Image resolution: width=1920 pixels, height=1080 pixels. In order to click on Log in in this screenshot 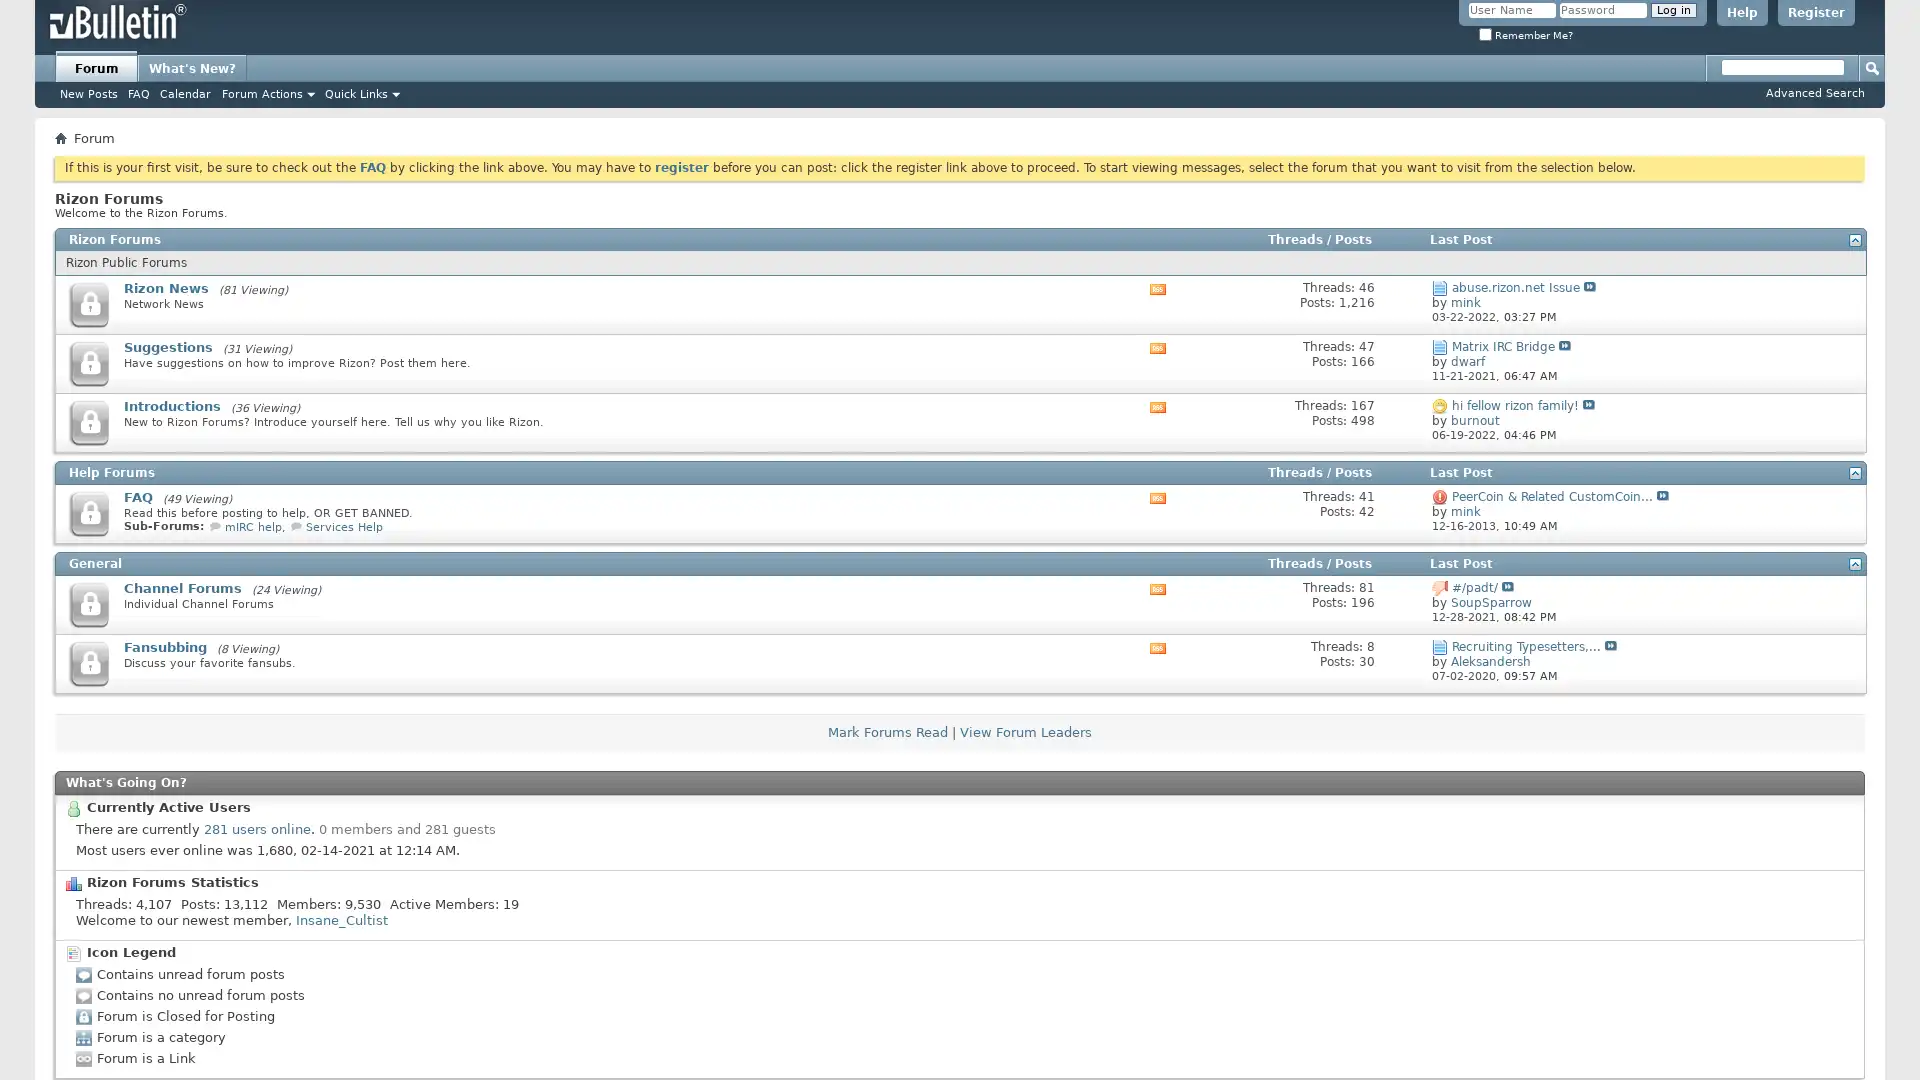, I will do `click(1674, 10)`.